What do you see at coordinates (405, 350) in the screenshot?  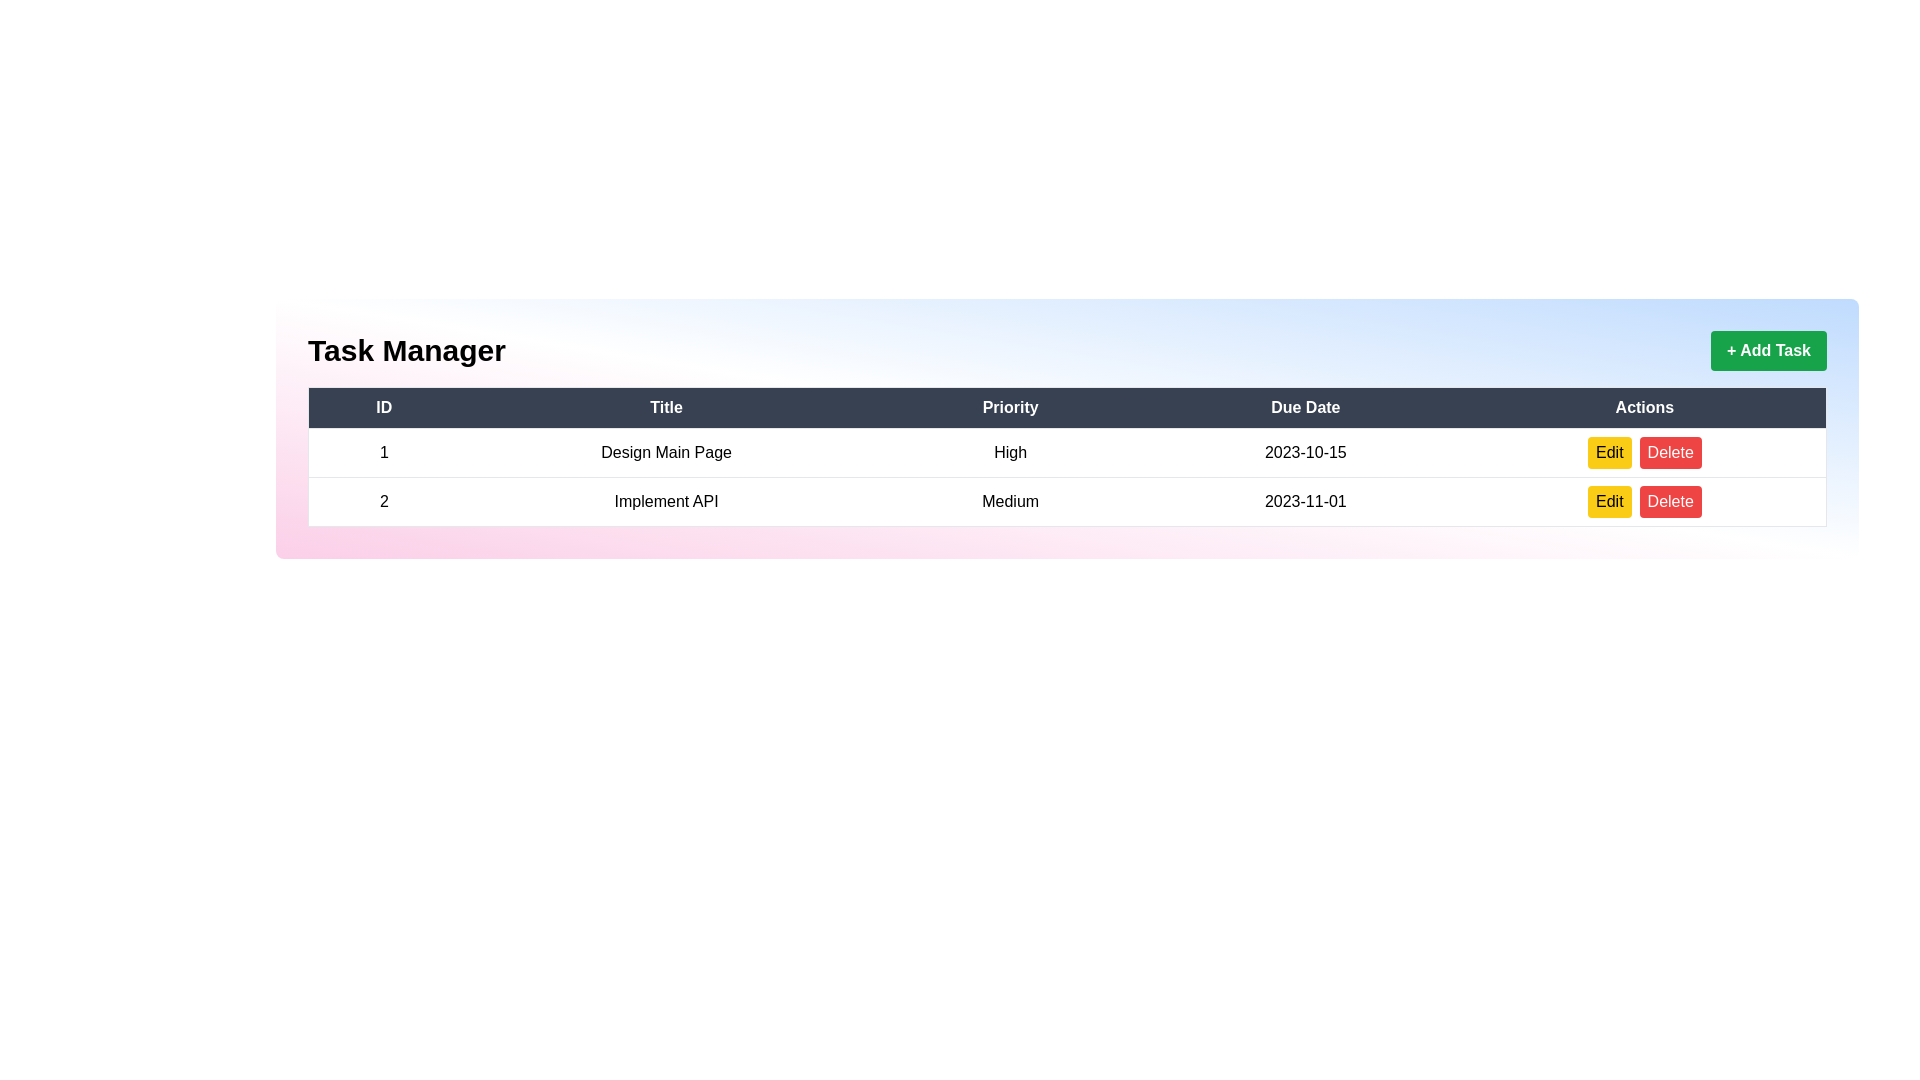 I see `prominent header text 'Task Manager' which is styled in large, bold font and aligned to the left` at bounding box center [405, 350].